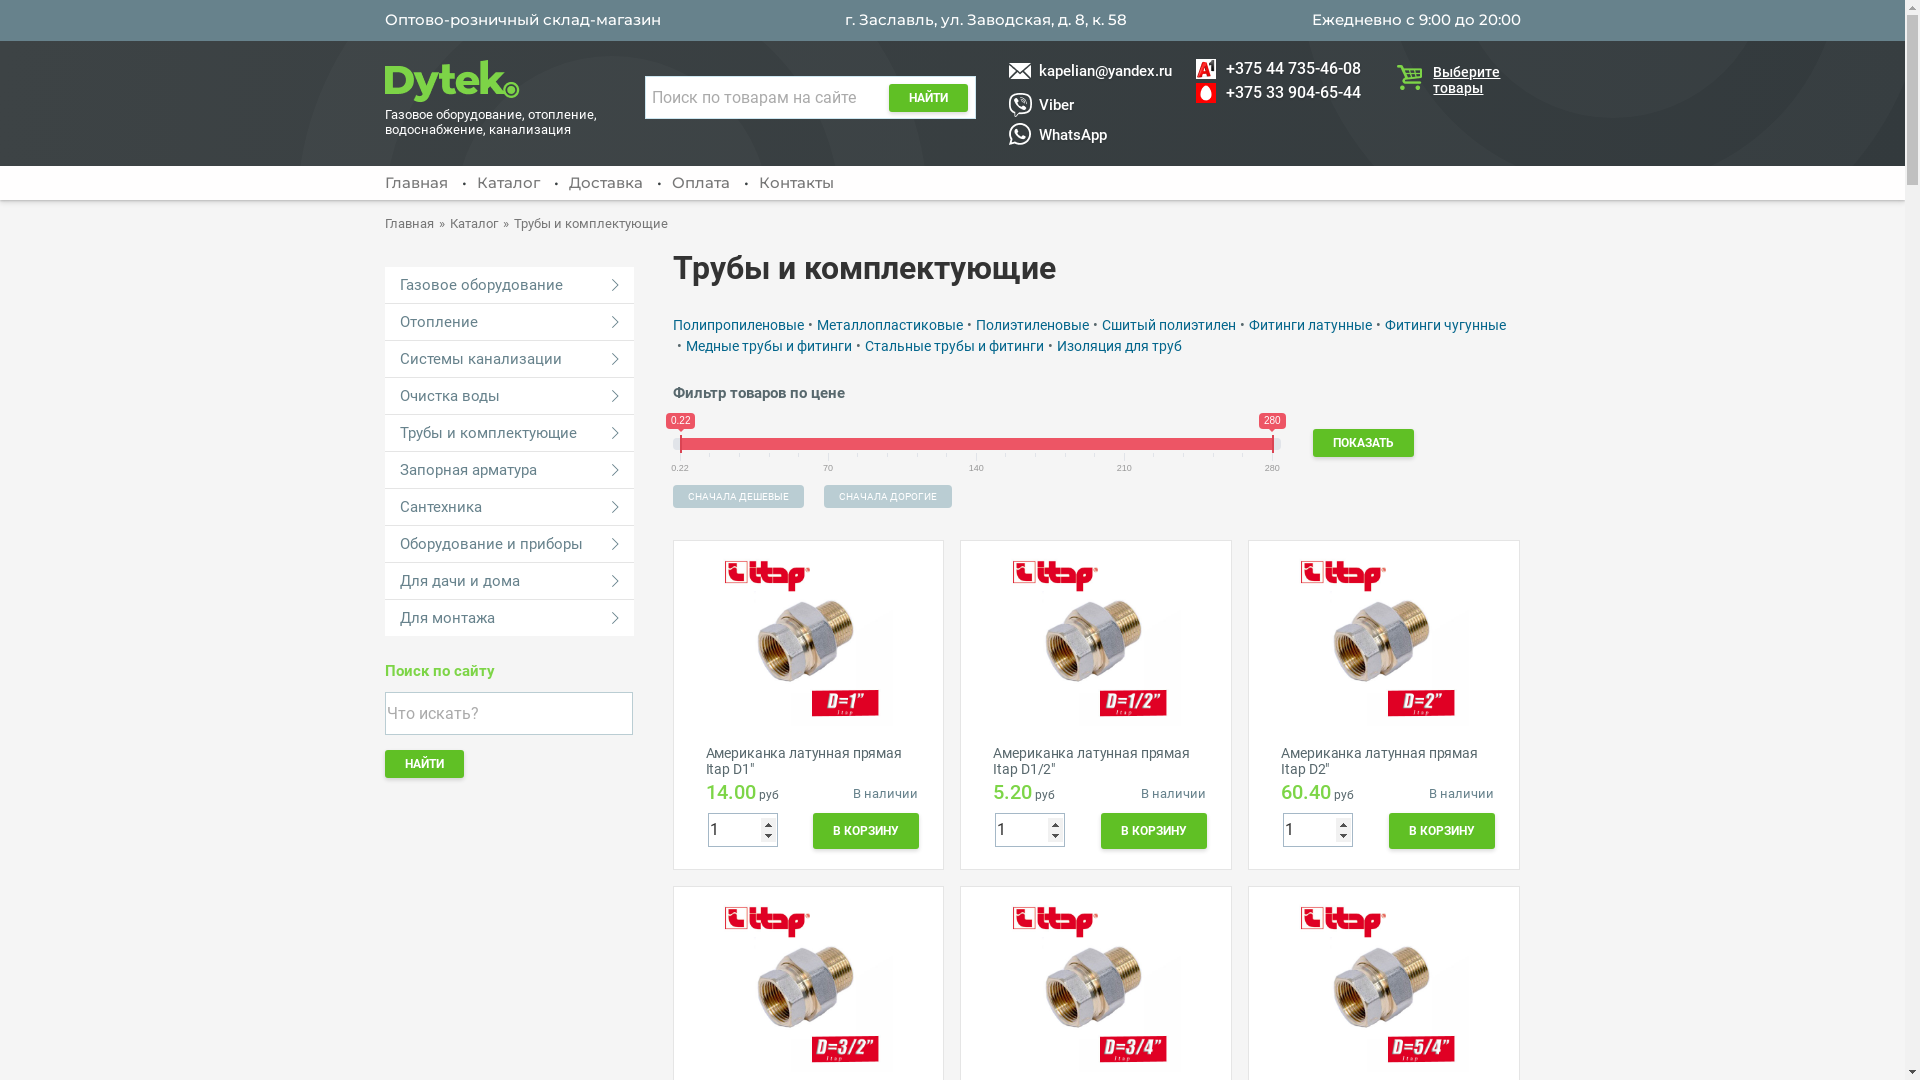  Describe the element at coordinates (1318, 829) in the screenshot. I see `'1'` at that location.